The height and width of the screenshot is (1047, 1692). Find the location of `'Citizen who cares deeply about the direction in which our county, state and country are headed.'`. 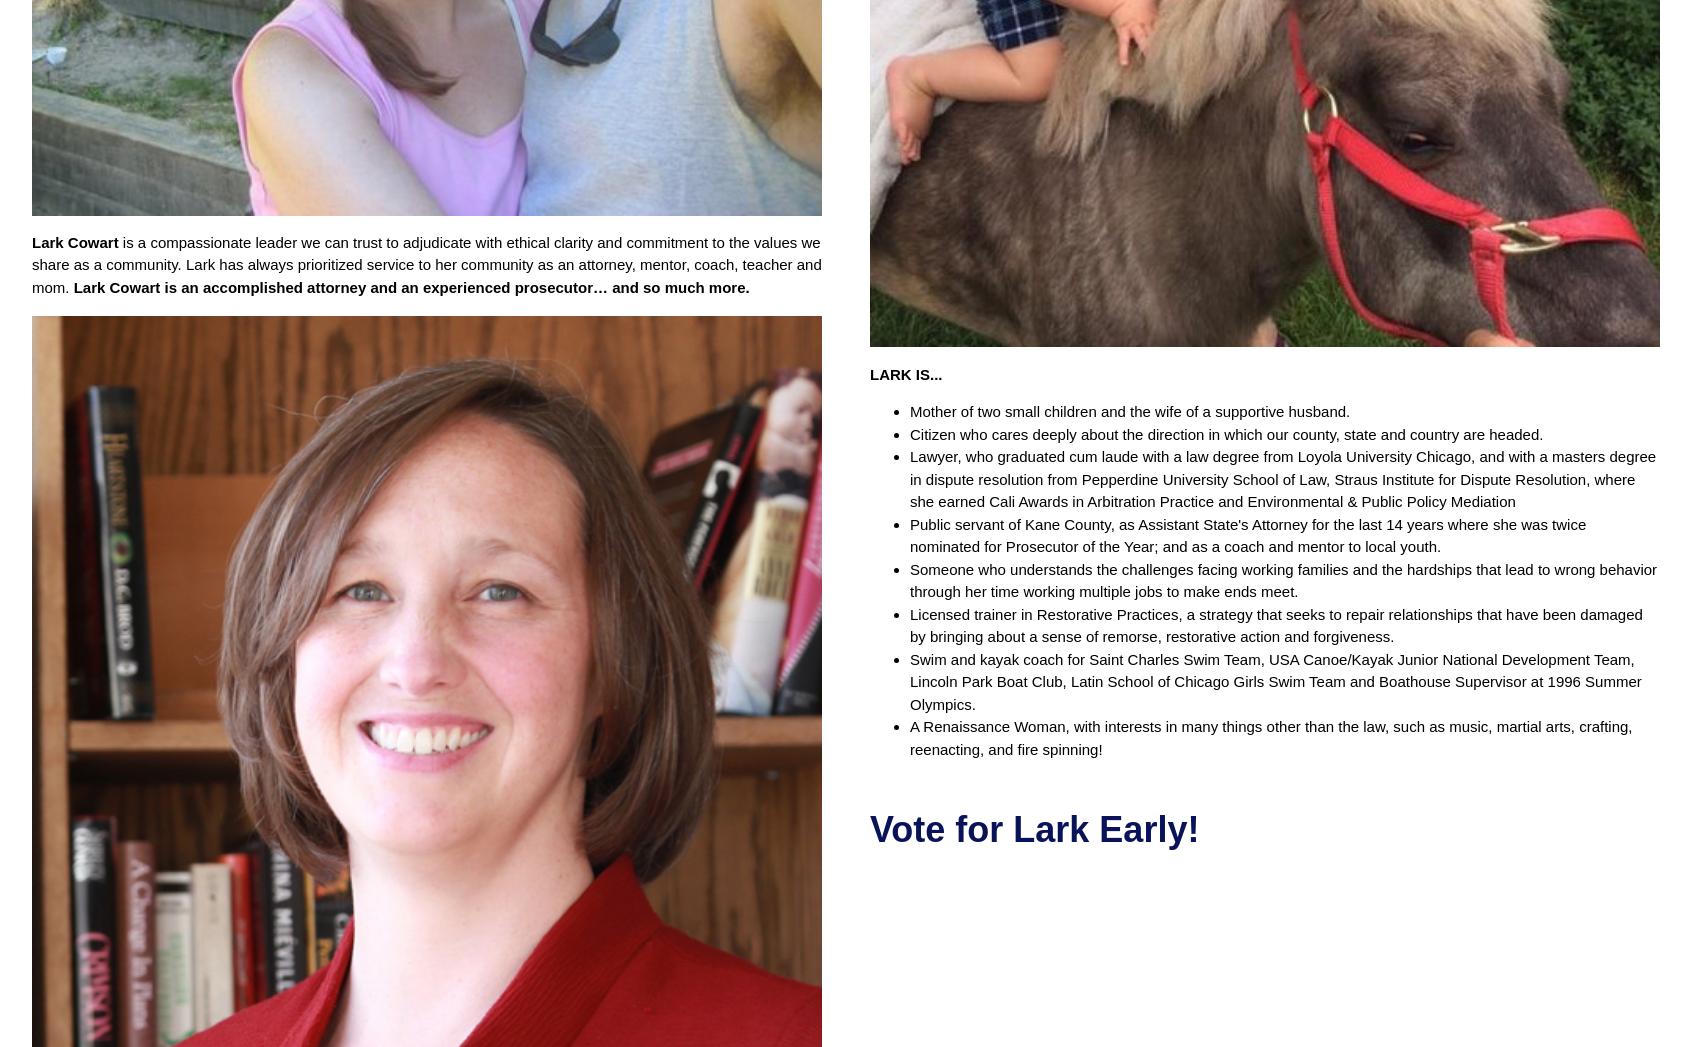

'Citizen who cares deeply about the direction in which our county, state and country are headed.' is located at coordinates (1226, 433).